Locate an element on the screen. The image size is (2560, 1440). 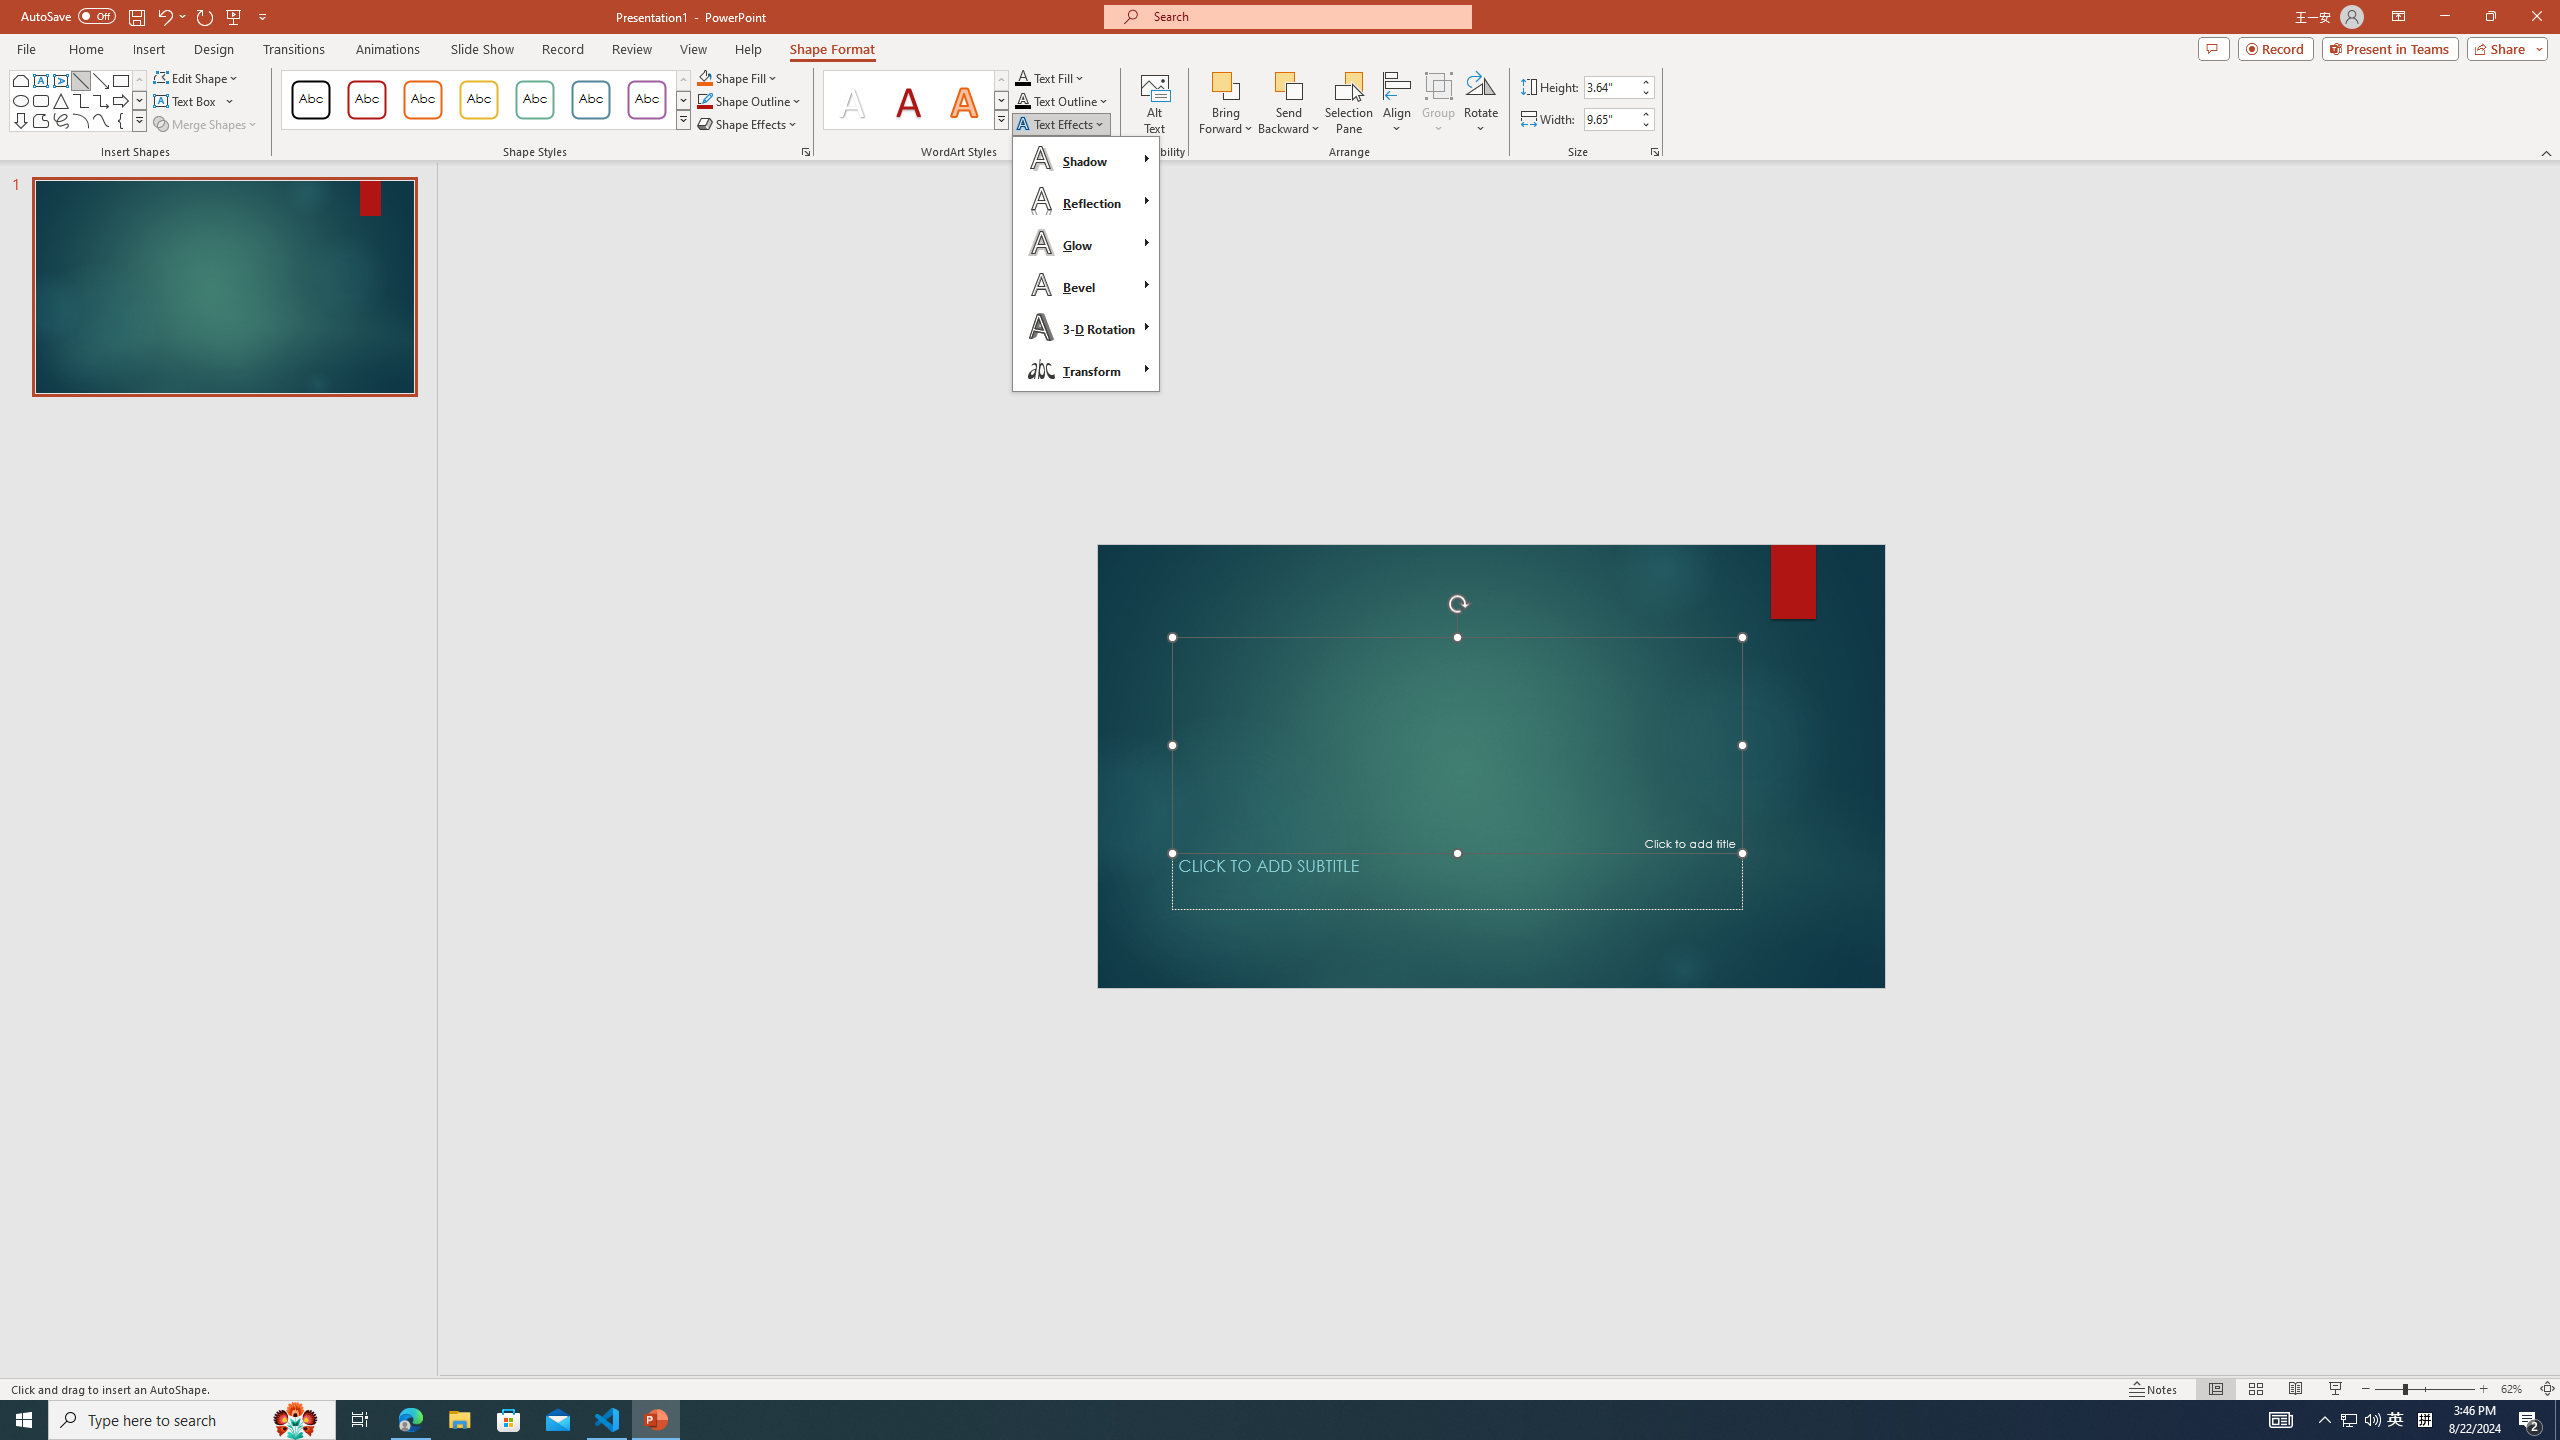
'Text Fill RGB(0, 0, 0)' is located at coordinates (1022, 77).